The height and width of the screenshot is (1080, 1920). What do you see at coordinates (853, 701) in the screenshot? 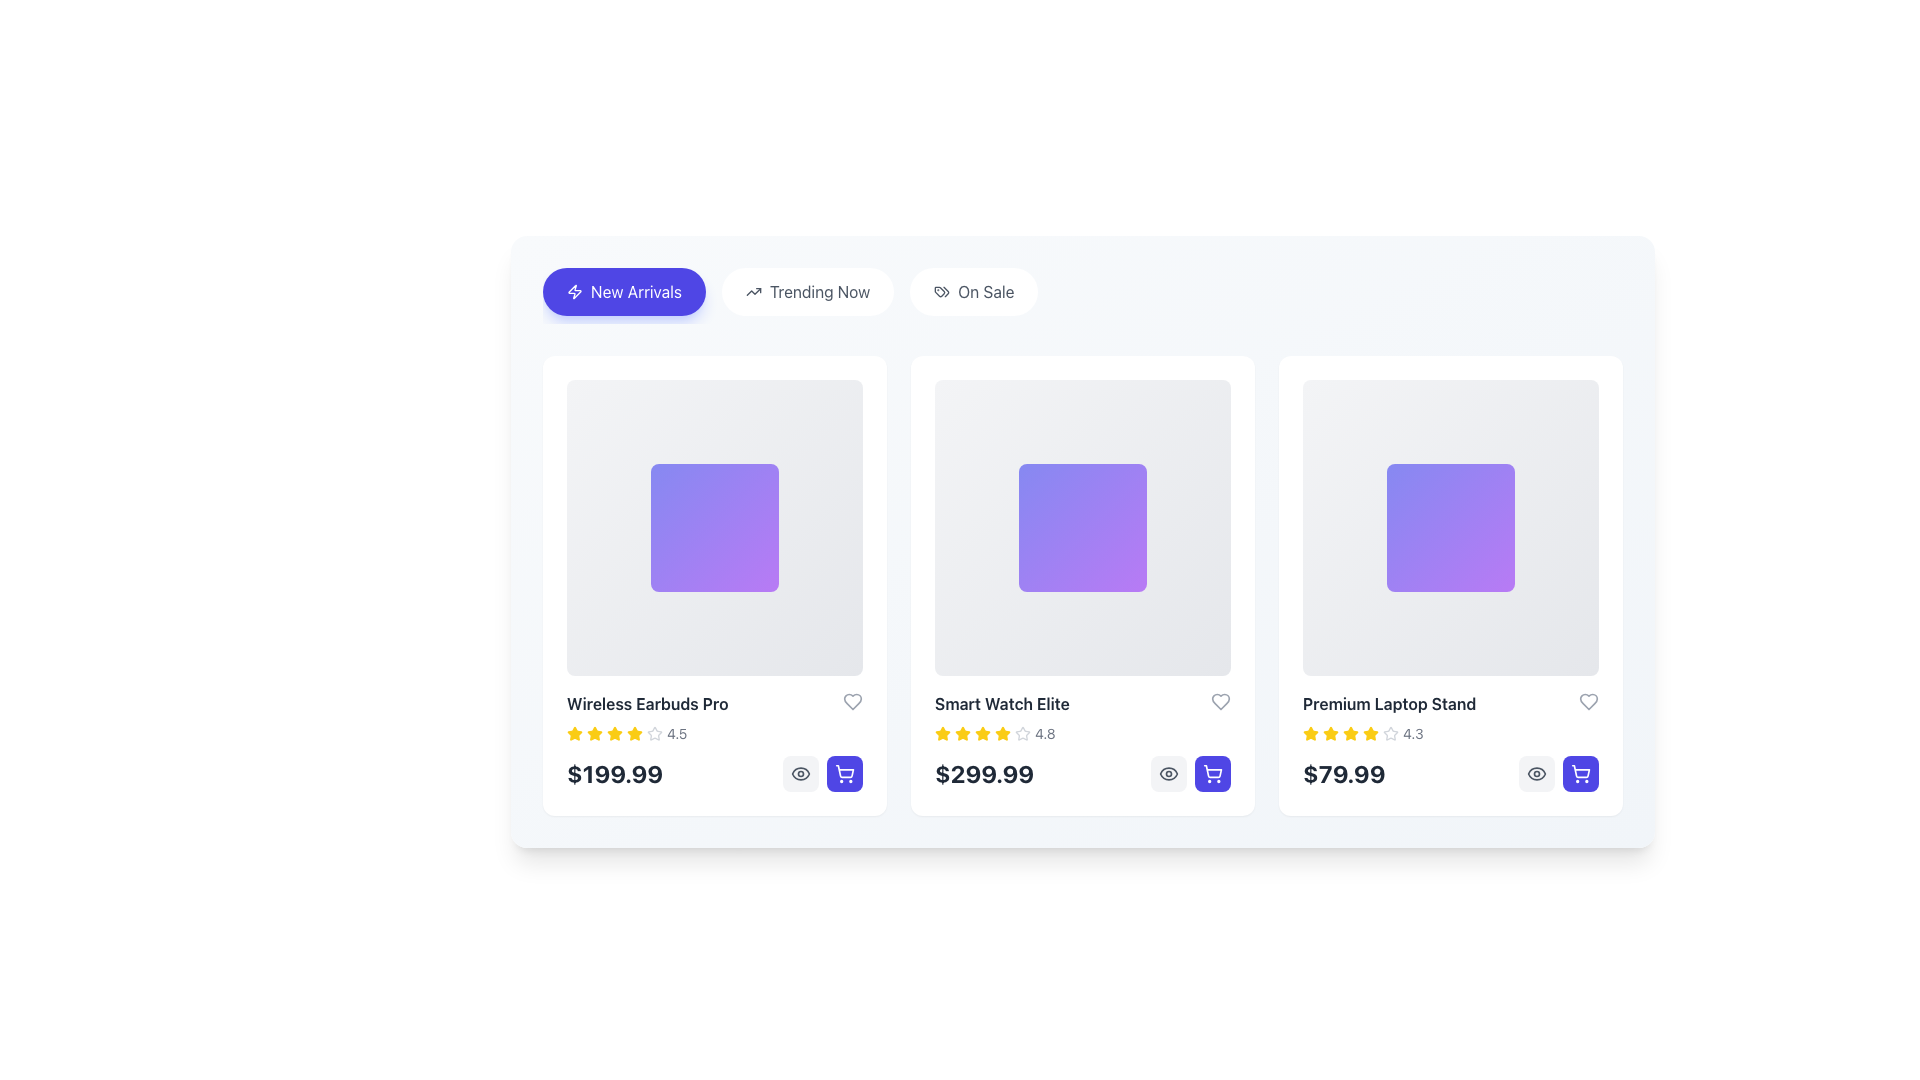
I see `the heart-shaped icon in the upper right corner of the 'Wireless Earbuds Pro' product card` at bounding box center [853, 701].